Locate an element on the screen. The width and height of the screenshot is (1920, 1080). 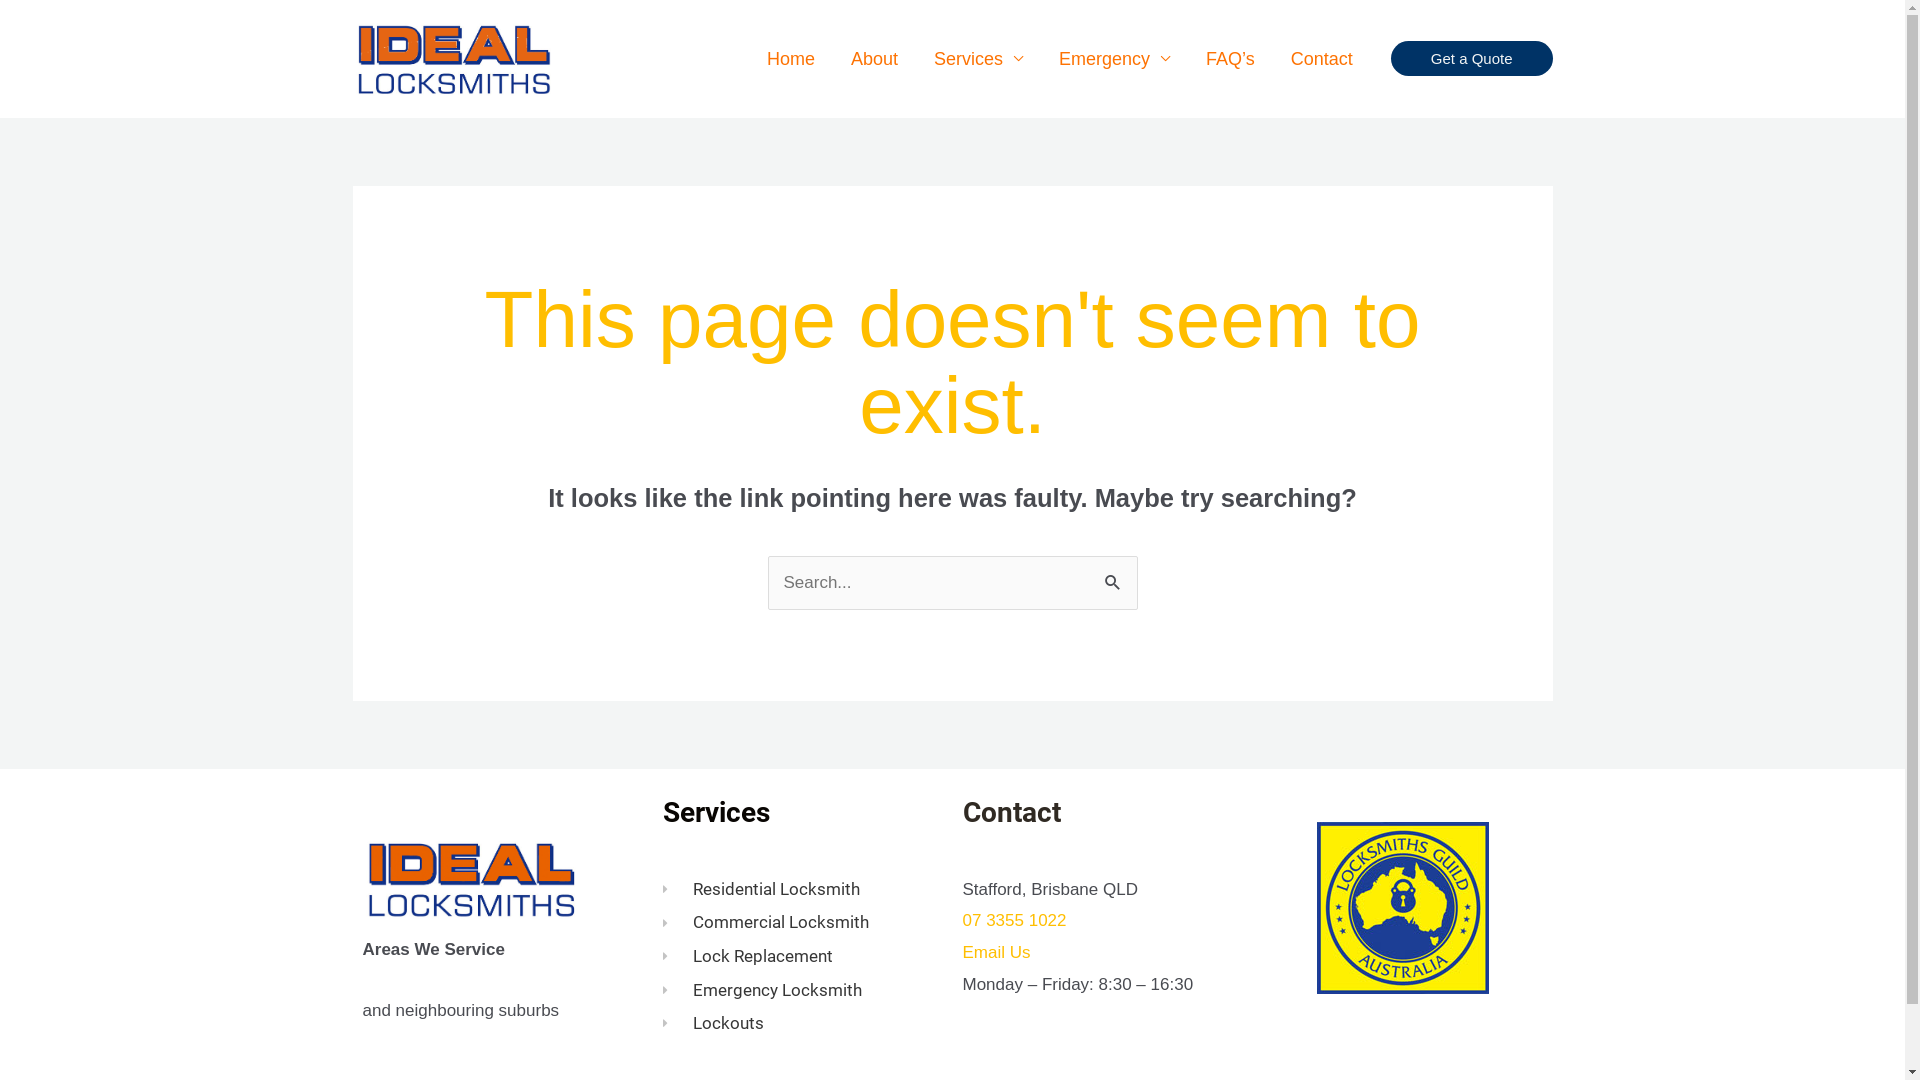
'Email Us' is located at coordinates (996, 951).